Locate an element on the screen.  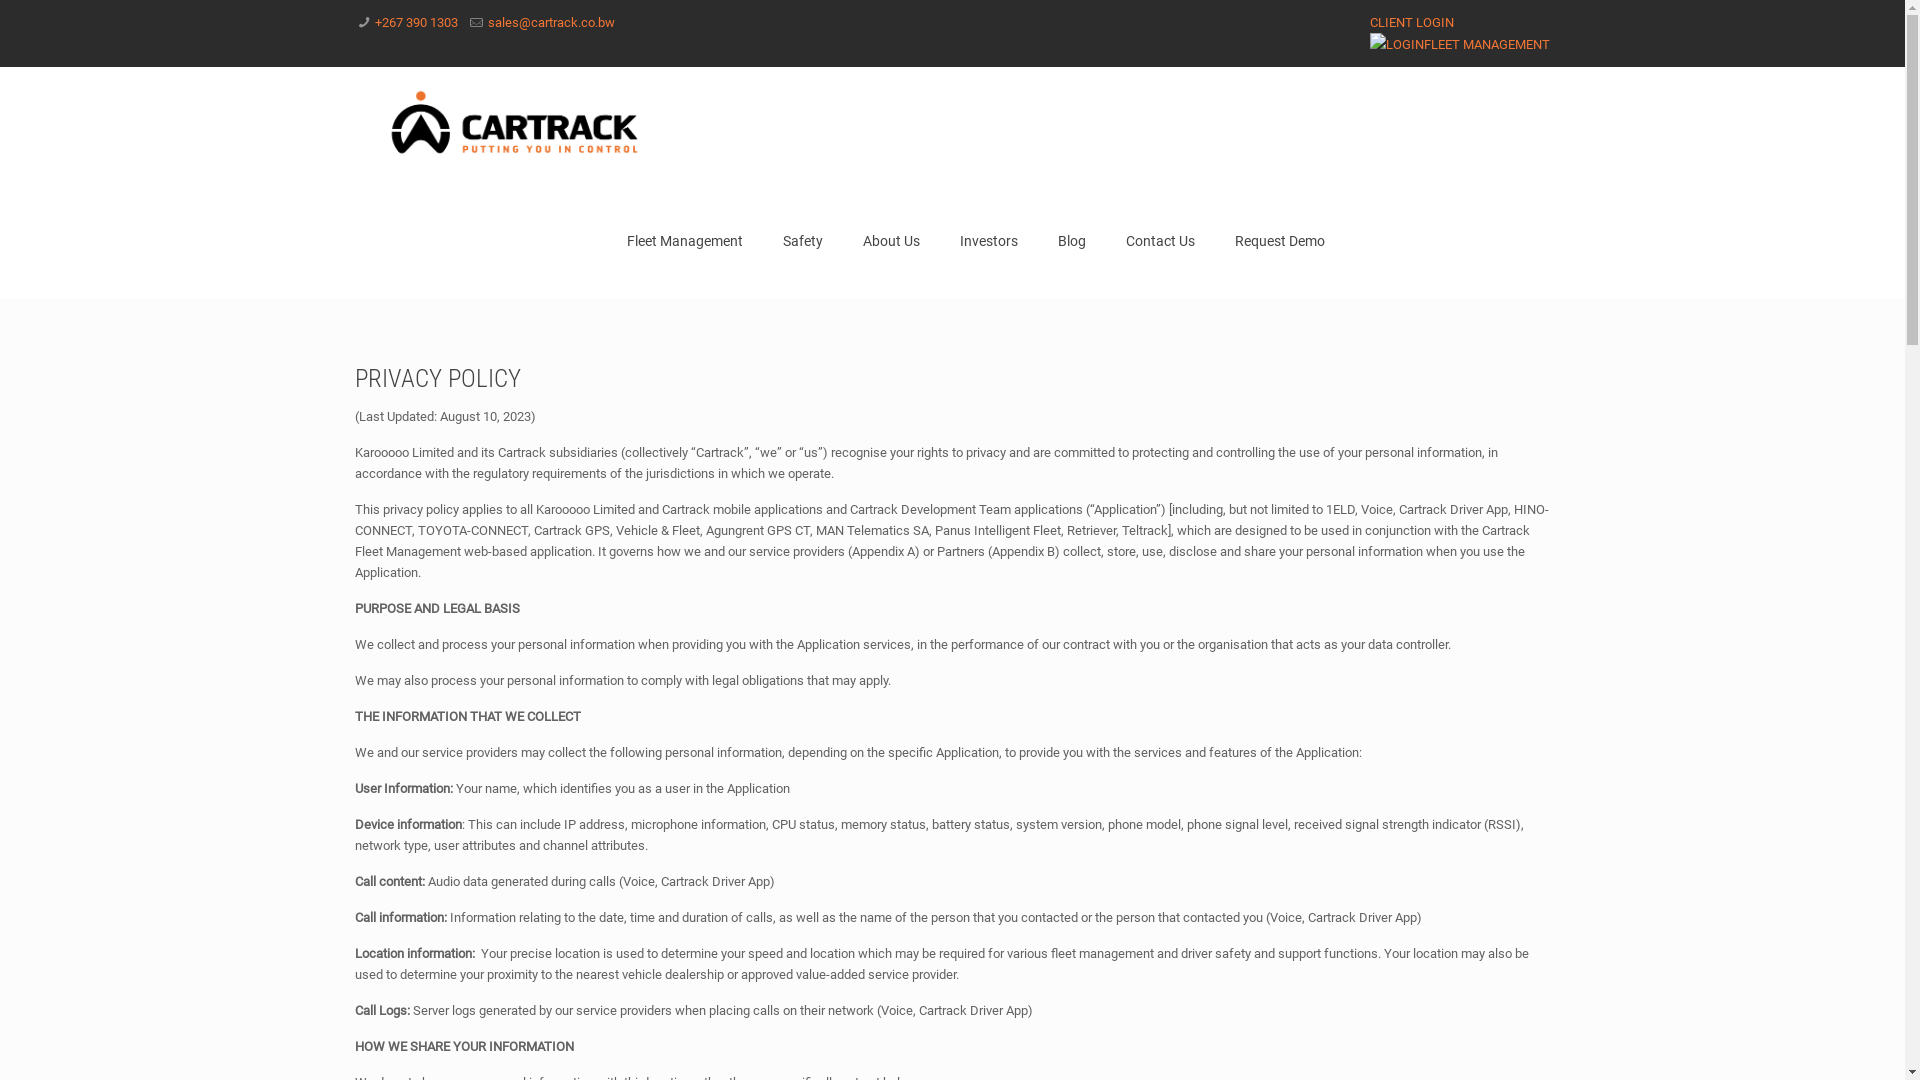
'CLIENT LOGIN' is located at coordinates (1368, 22).